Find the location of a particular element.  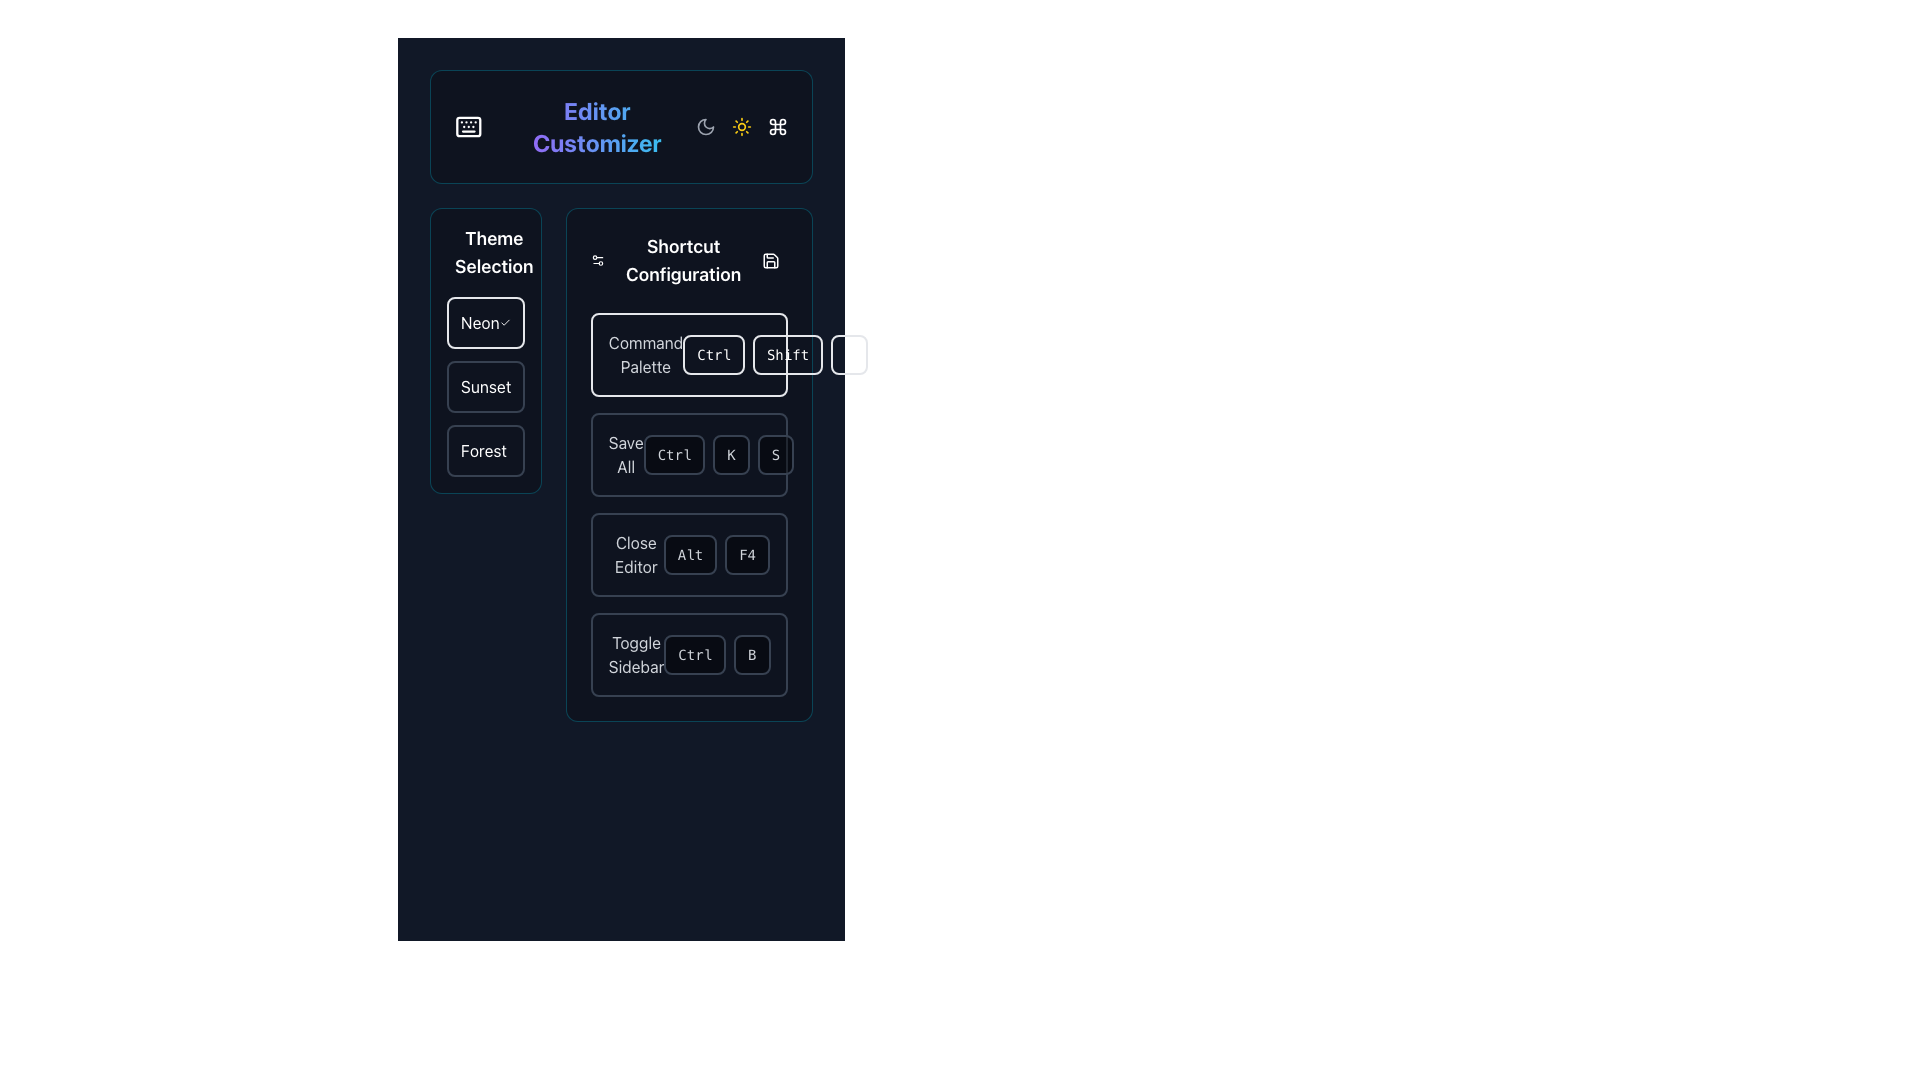

the graphical element representing a key within the keyboard-themed icon located in the upper portion of the interface is located at coordinates (467, 127).